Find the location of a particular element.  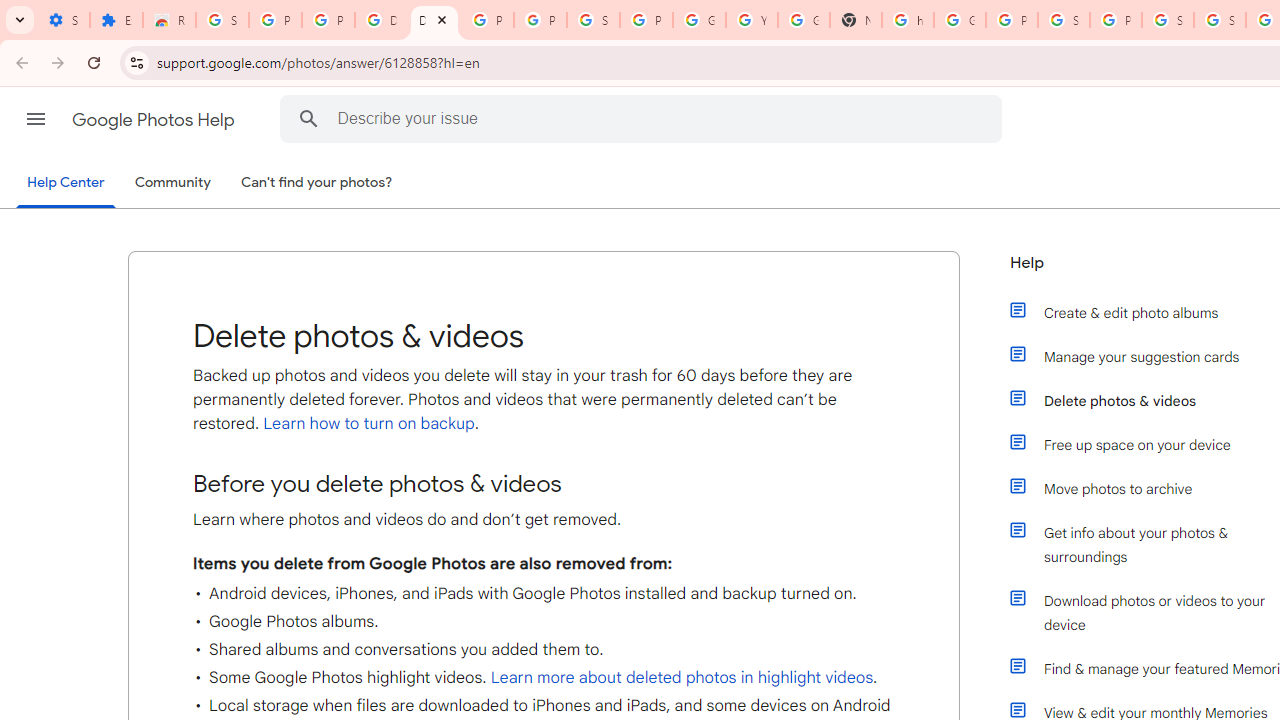

'New Tab' is located at coordinates (855, 20).